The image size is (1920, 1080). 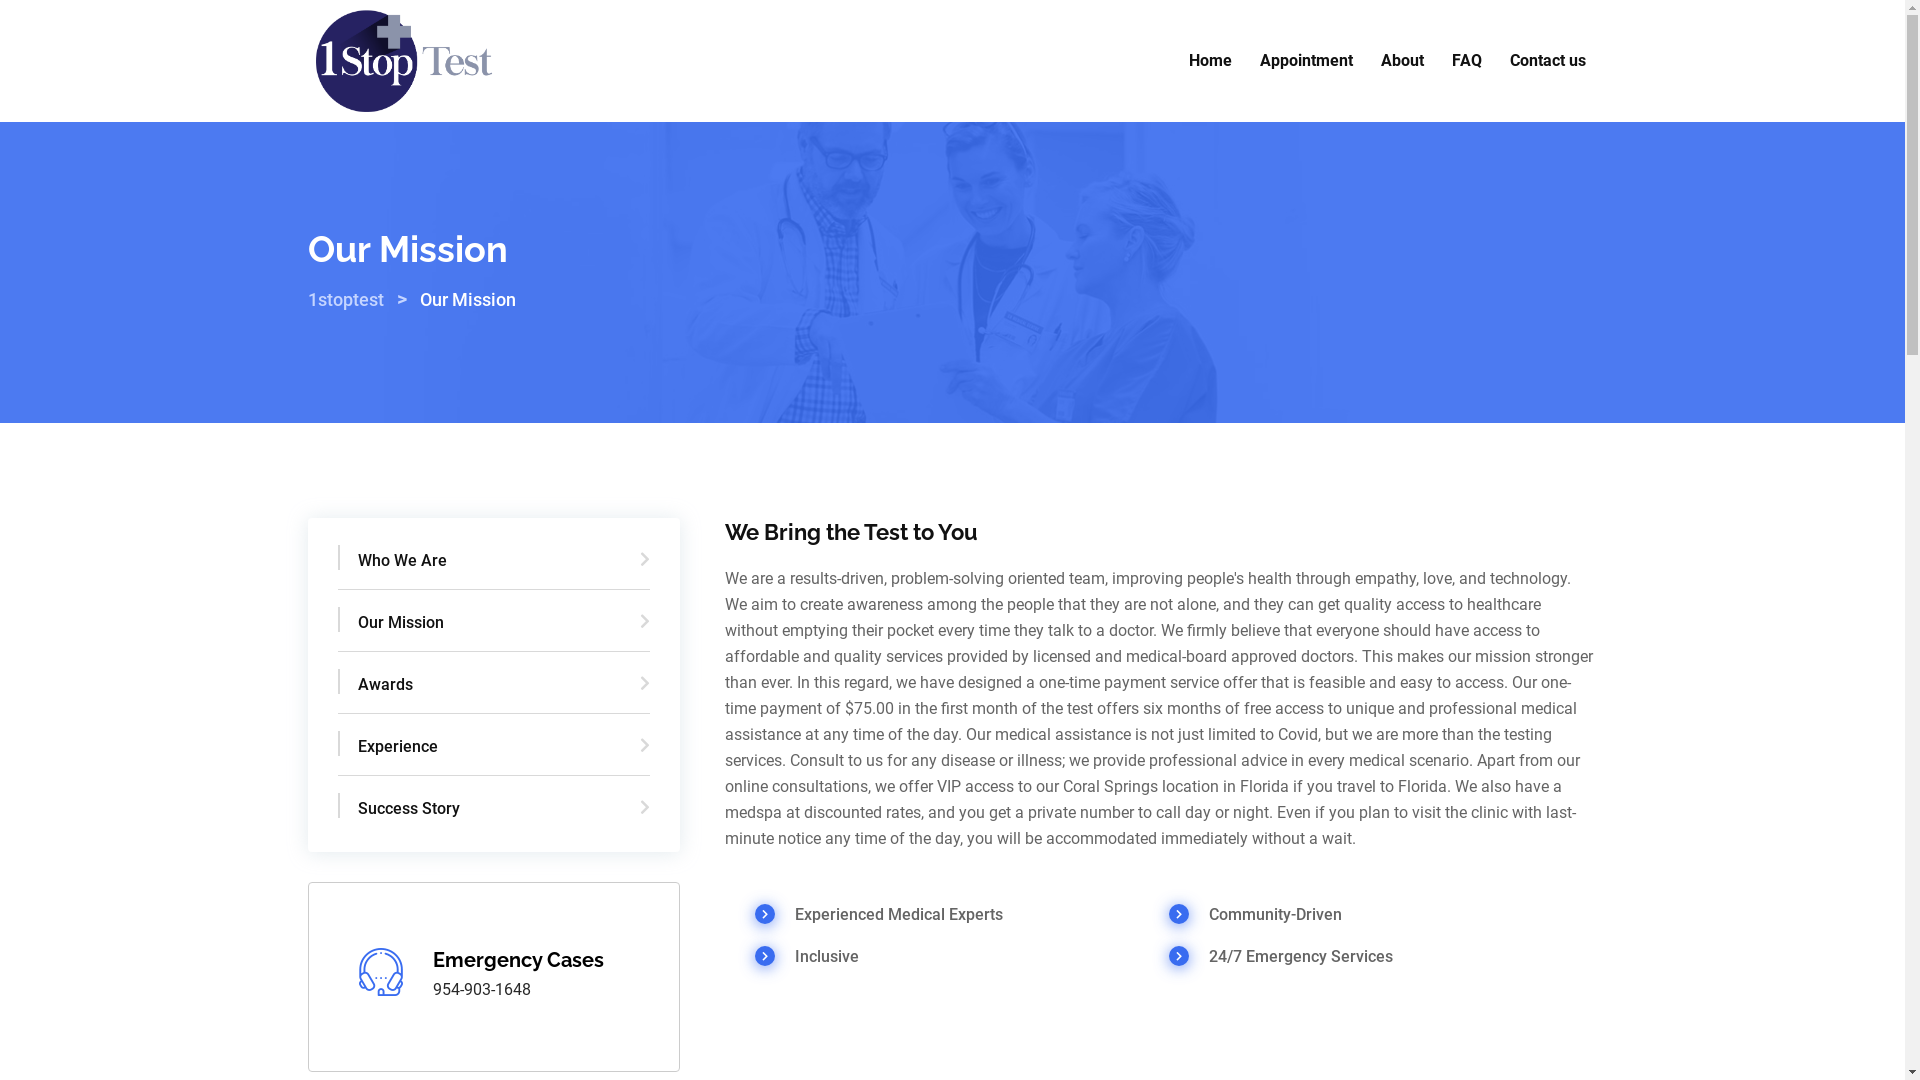 What do you see at coordinates (494, 569) in the screenshot?
I see `'Who We Are'` at bounding box center [494, 569].